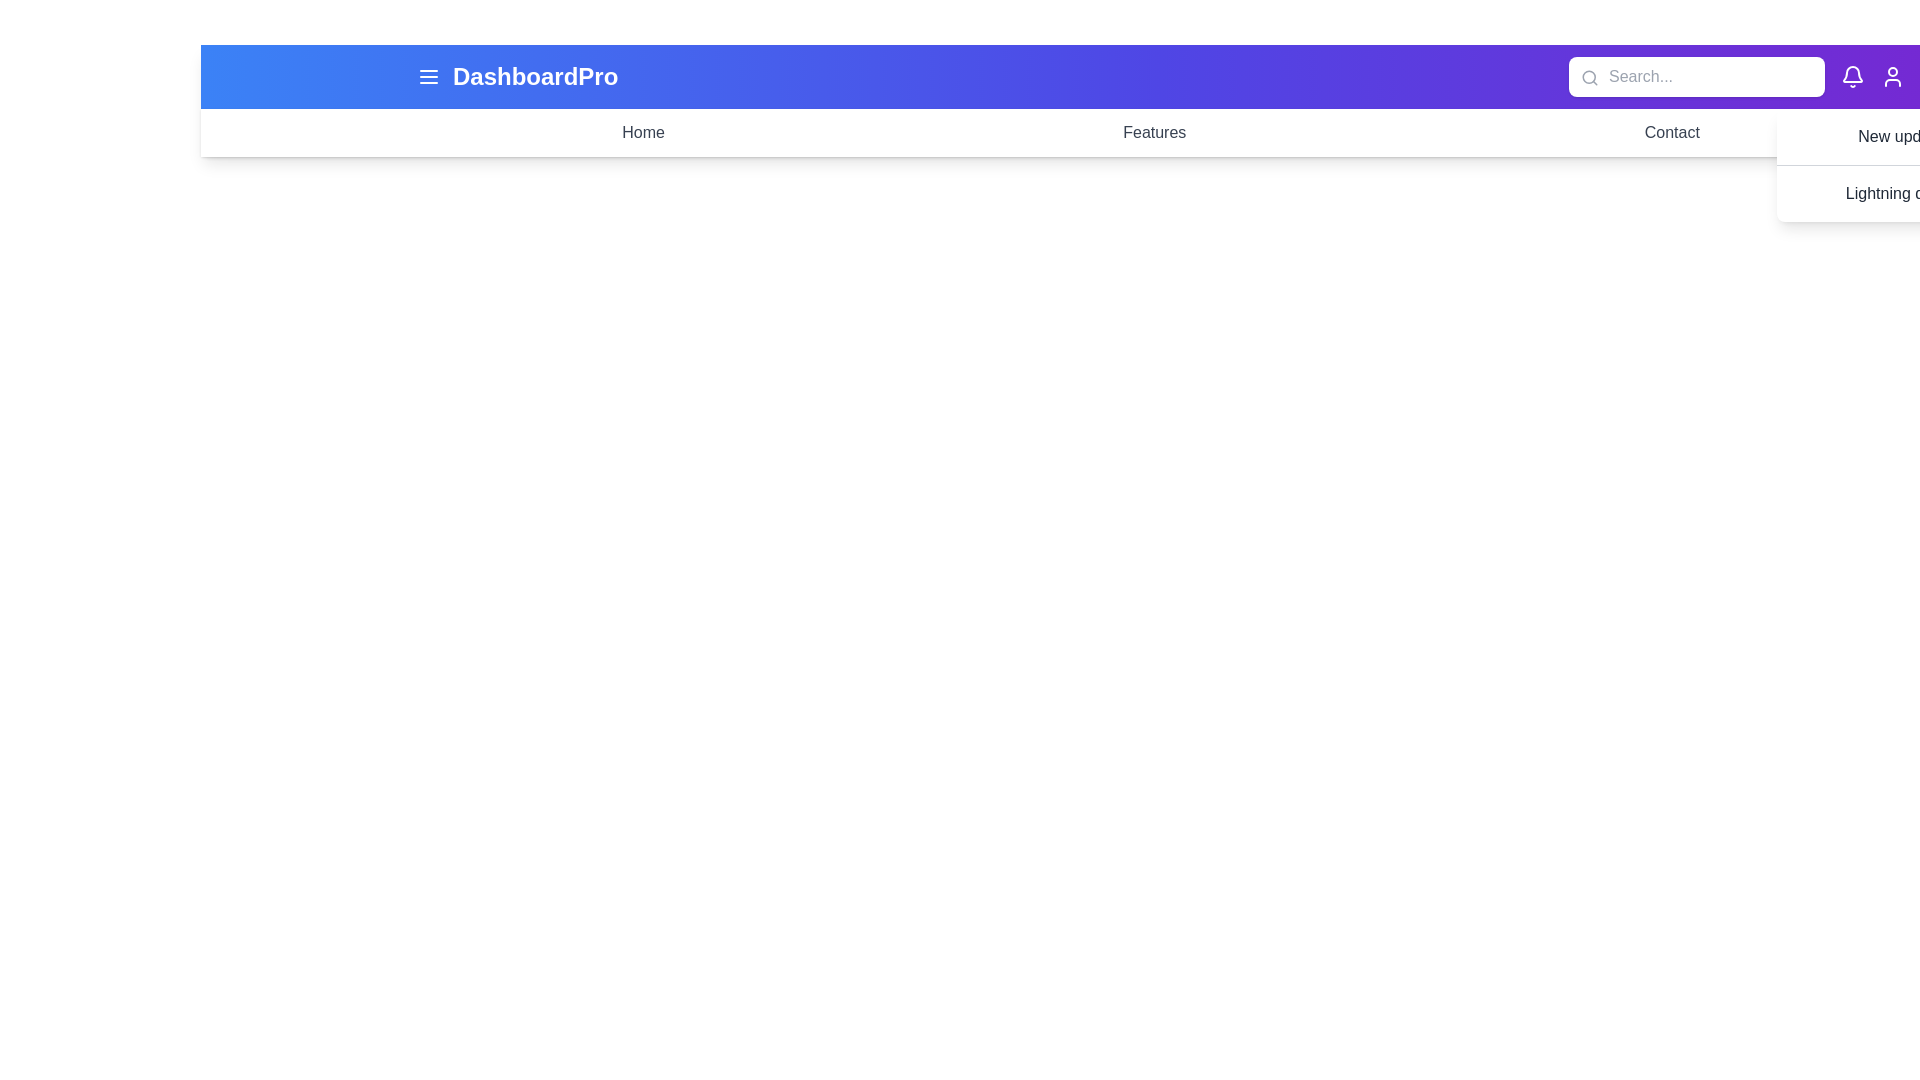  What do you see at coordinates (1672, 132) in the screenshot?
I see `the menu item Contact to navigate to the corresponding section` at bounding box center [1672, 132].